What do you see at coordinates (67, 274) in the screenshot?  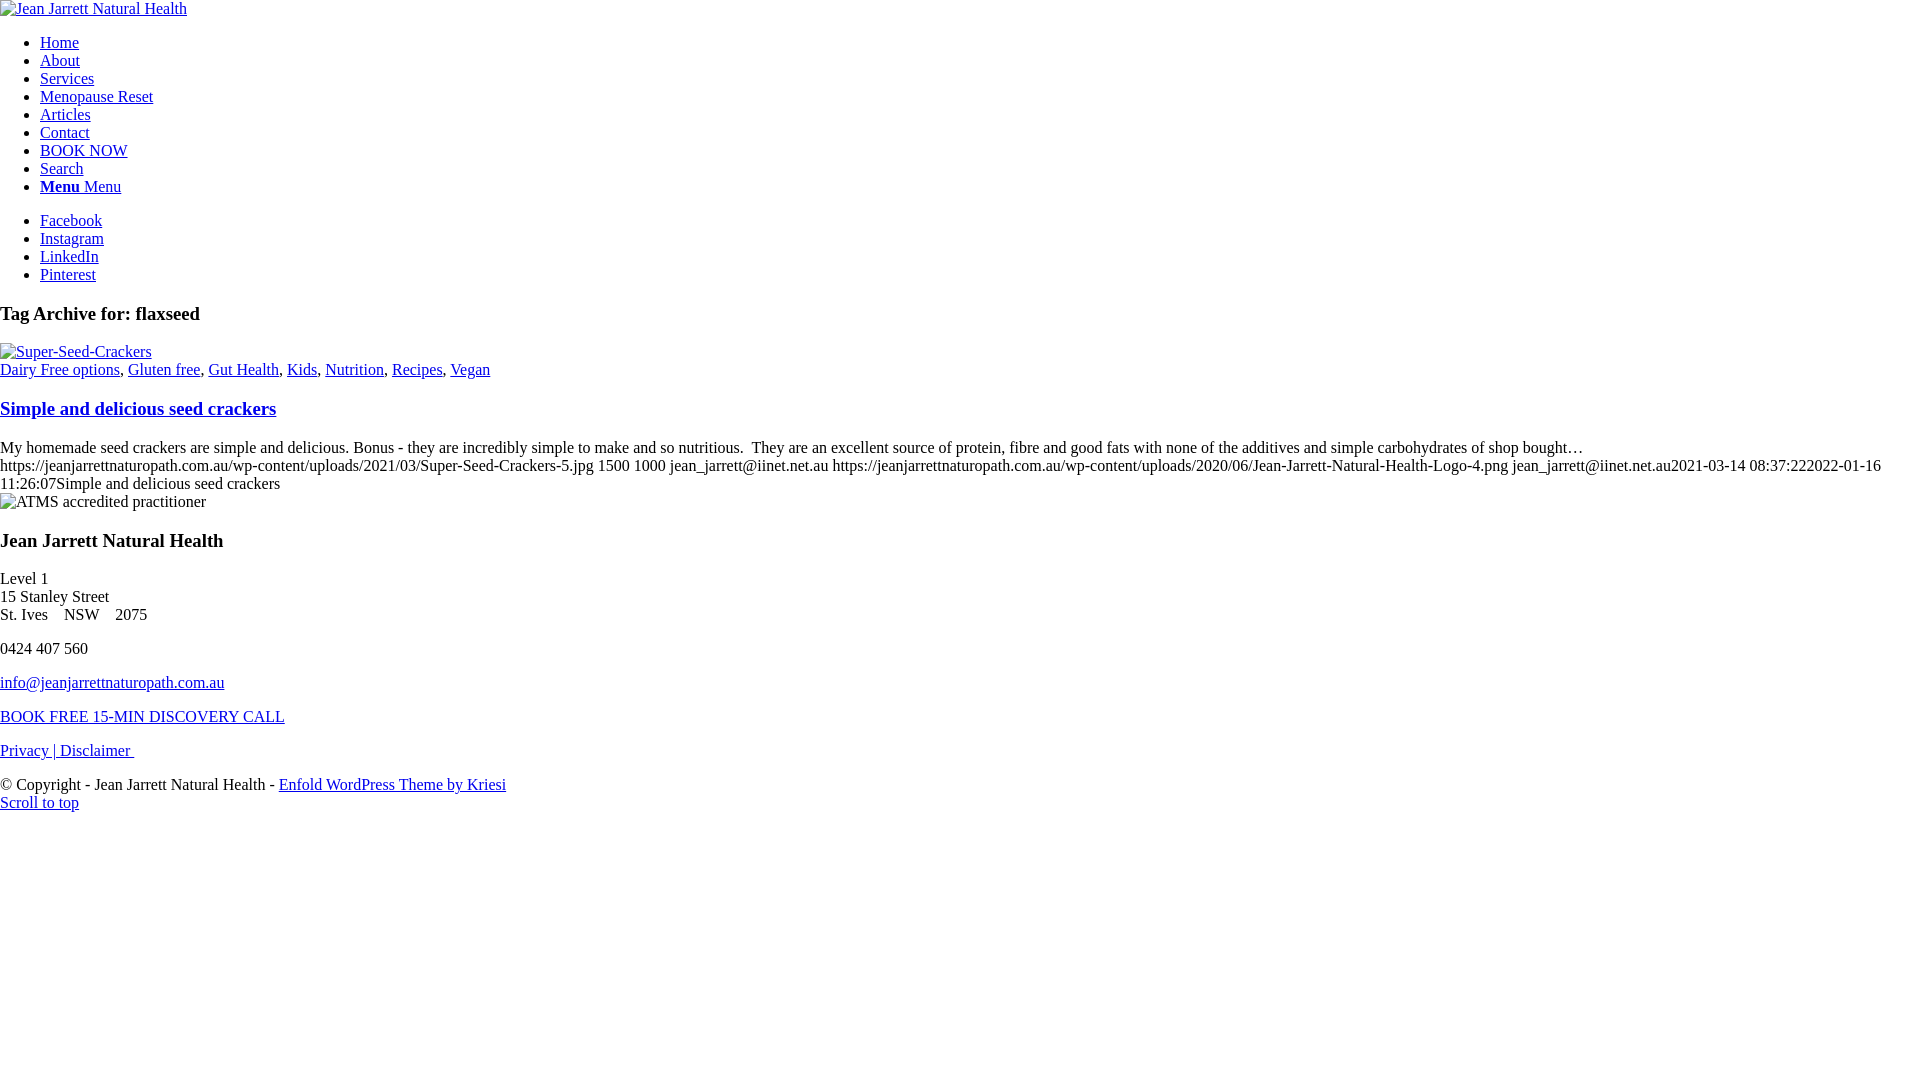 I see `'Pinterest'` at bounding box center [67, 274].